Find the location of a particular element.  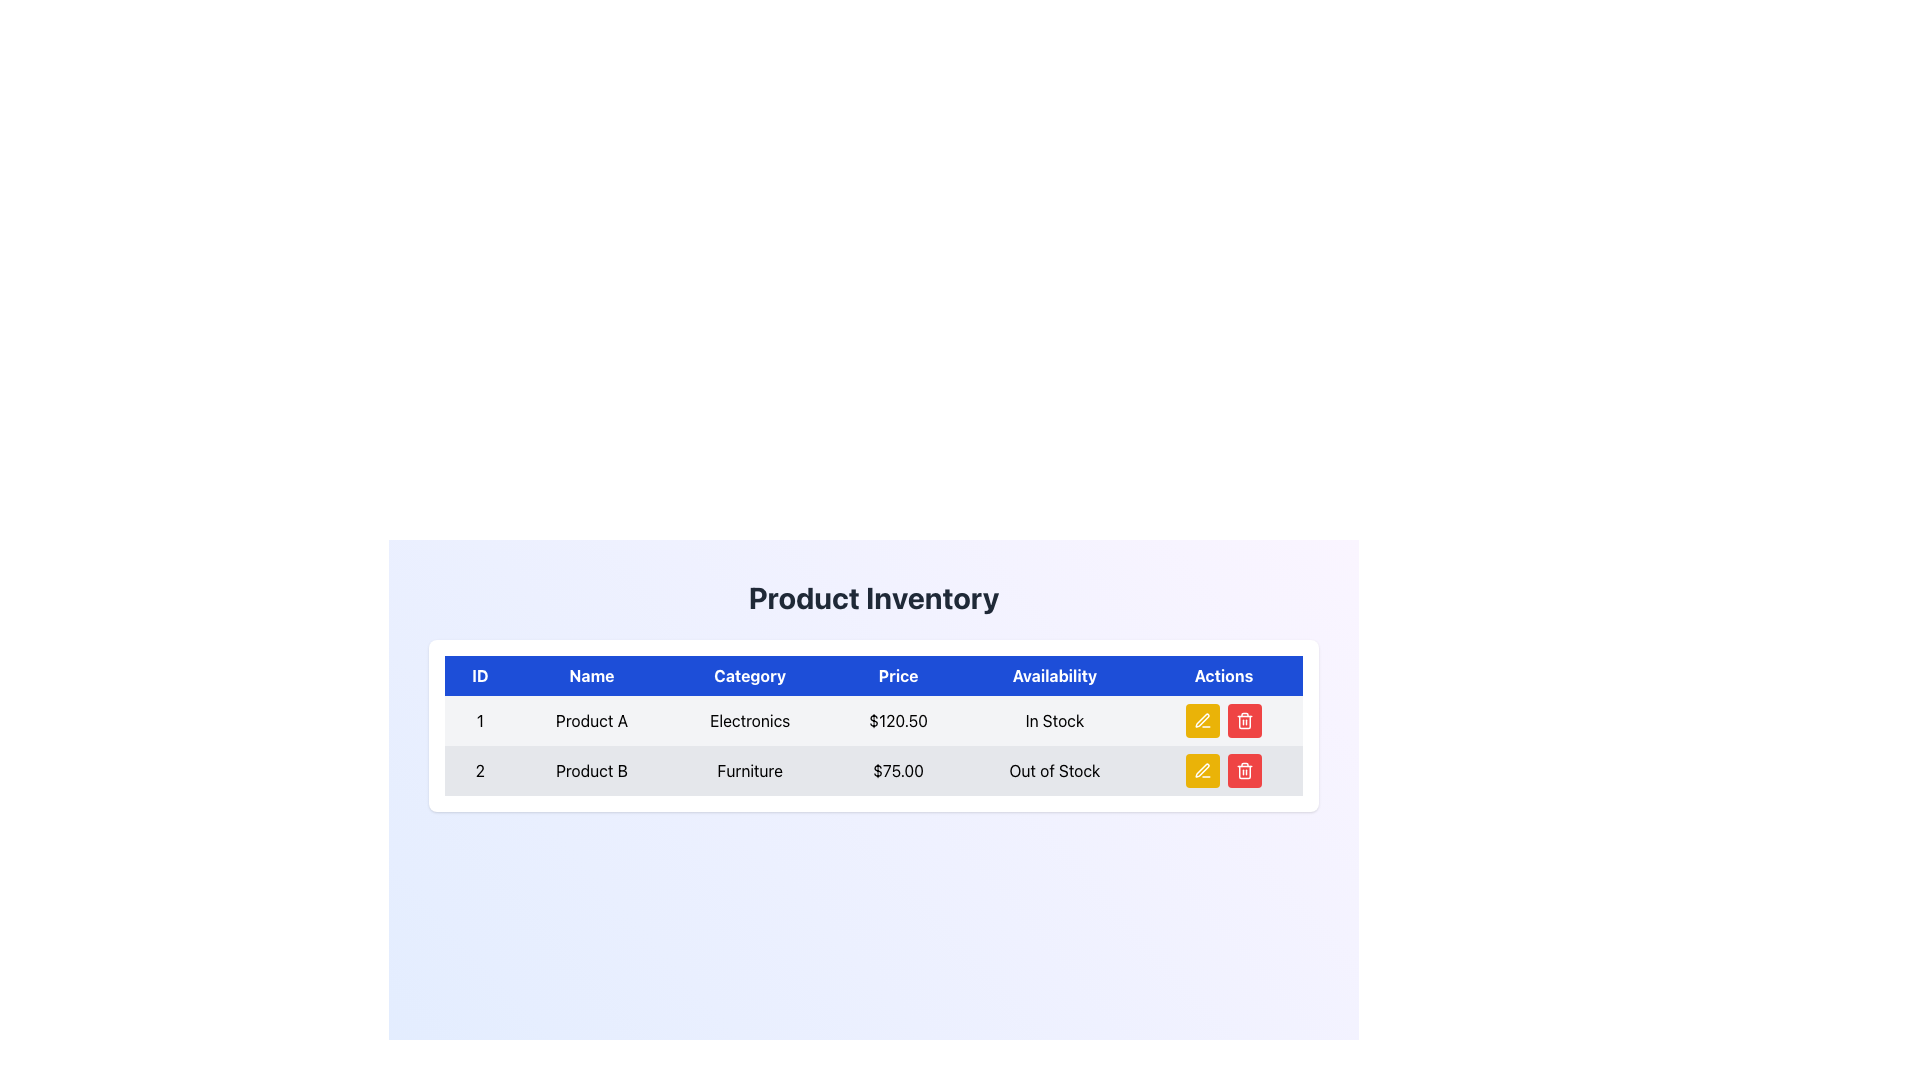

the static text display box that shows the name of the first product in the inventory table, located in the second cell of the first row under the 'Name' column is located at coordinates (590, 721).